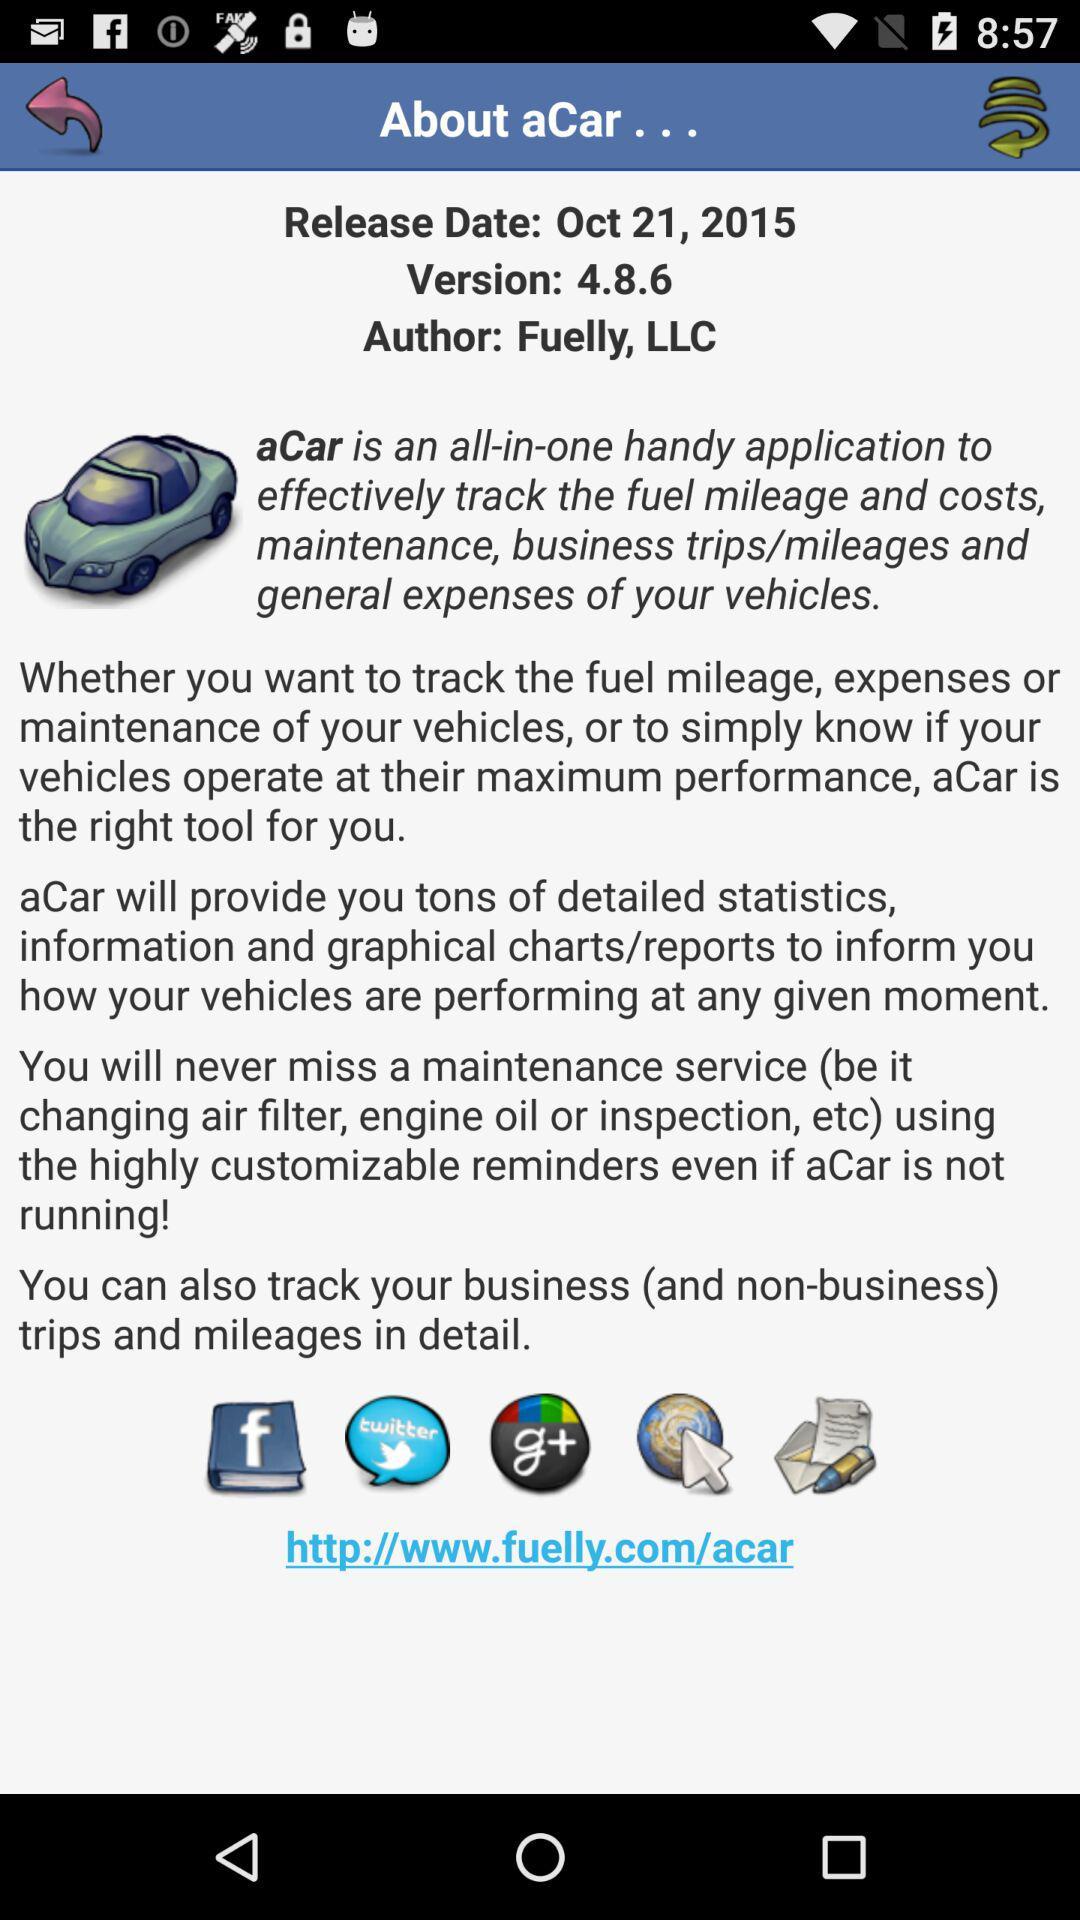 This screenshot has width=1080, height=1920. I want to click on open email, so click(825, 1445).